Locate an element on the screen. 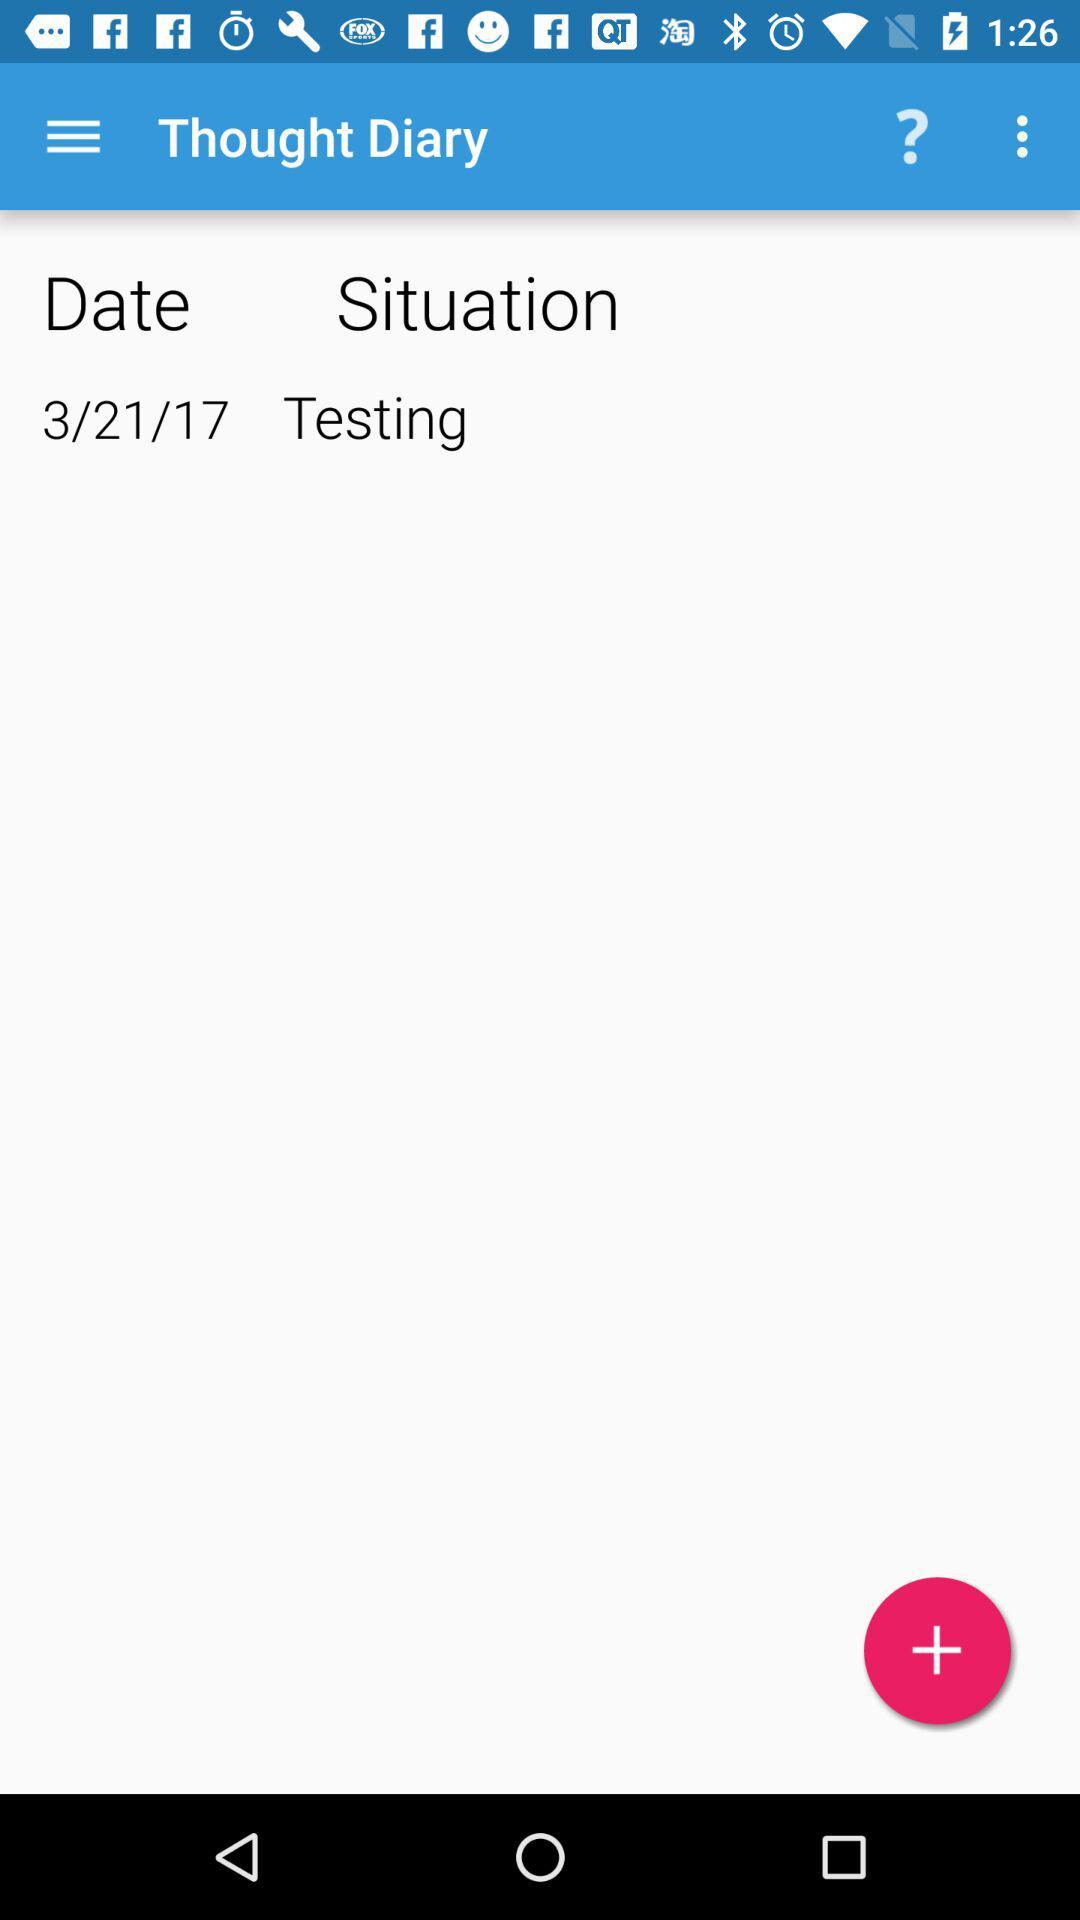  the testing app is located at coordinates (660, 414).